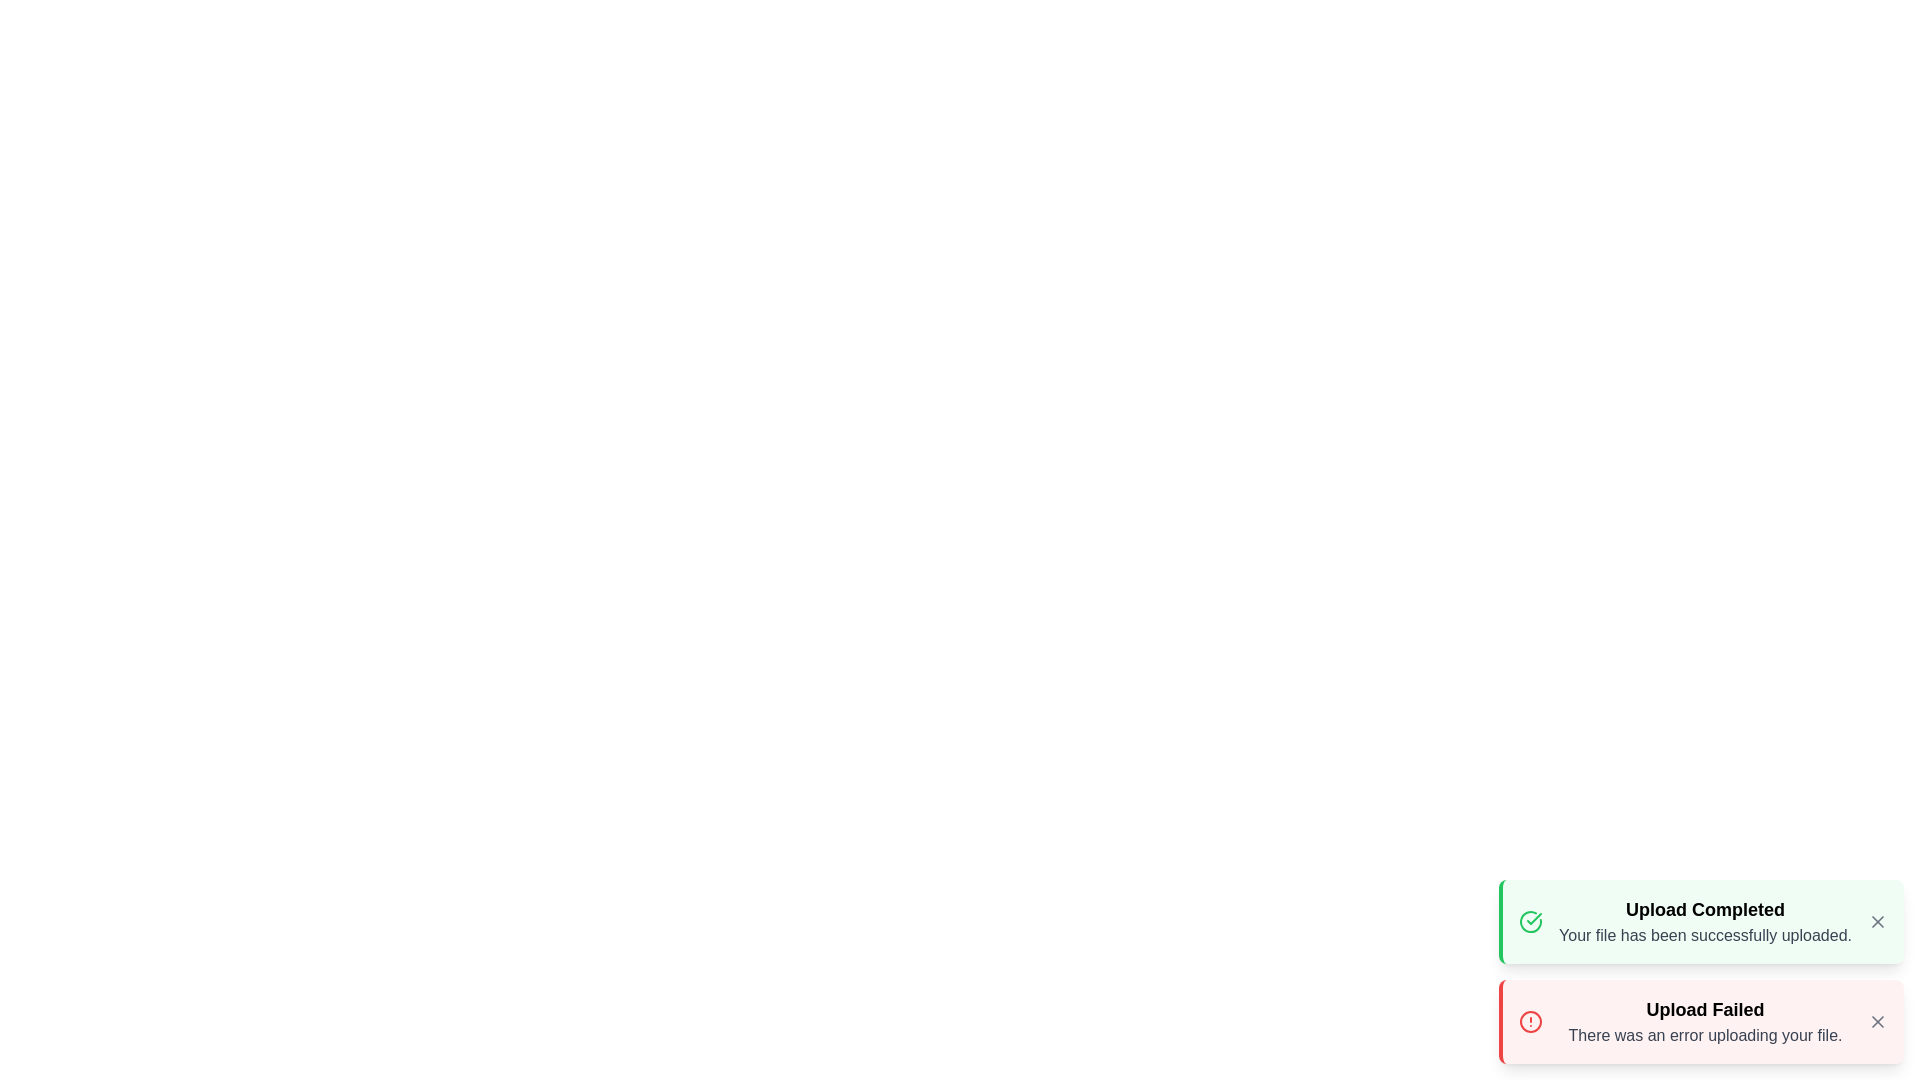 The height and width of the screenshot is (1080, 1920). Describe the element at coordinates (1876, 921) in the screenshot. I see `the cross-shaped icon used for closing or canceling actions` at that location.